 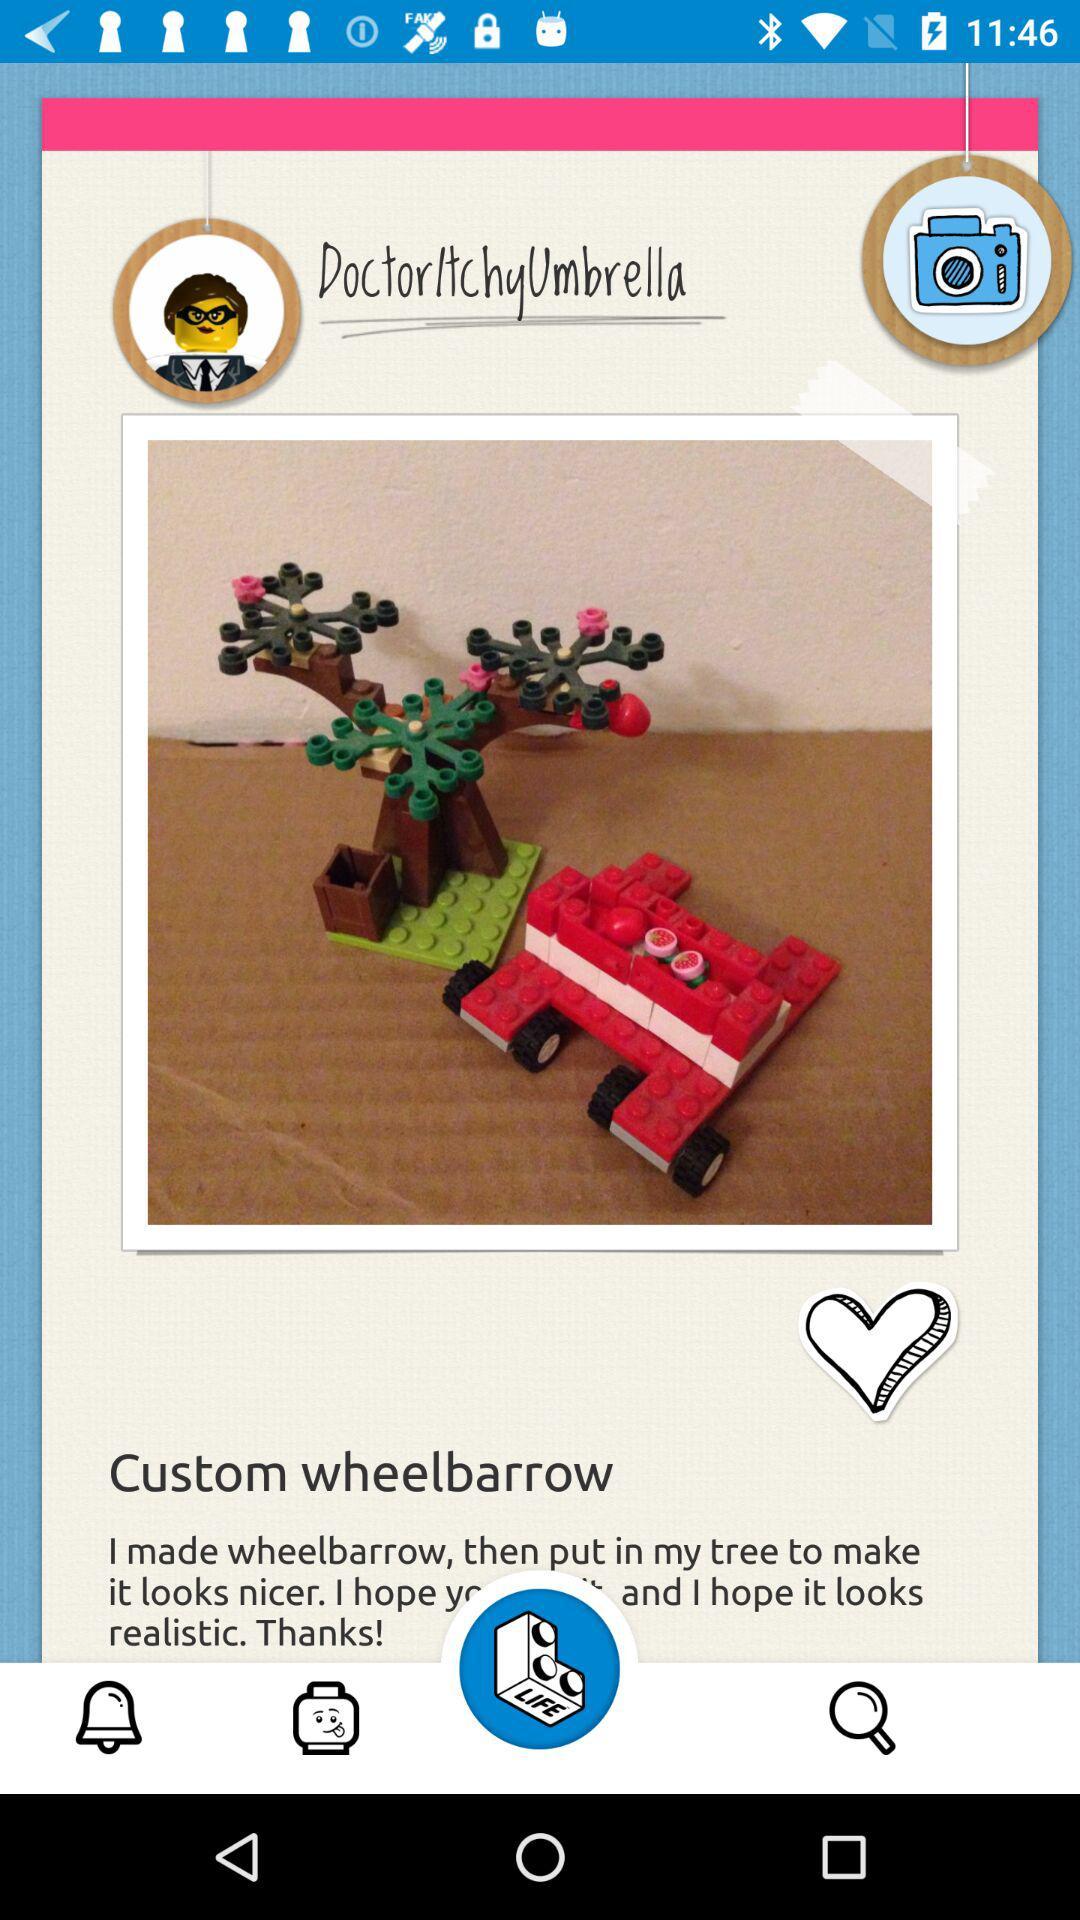 I want to click on second option at bottom of page, so click(x=325, y=1717).